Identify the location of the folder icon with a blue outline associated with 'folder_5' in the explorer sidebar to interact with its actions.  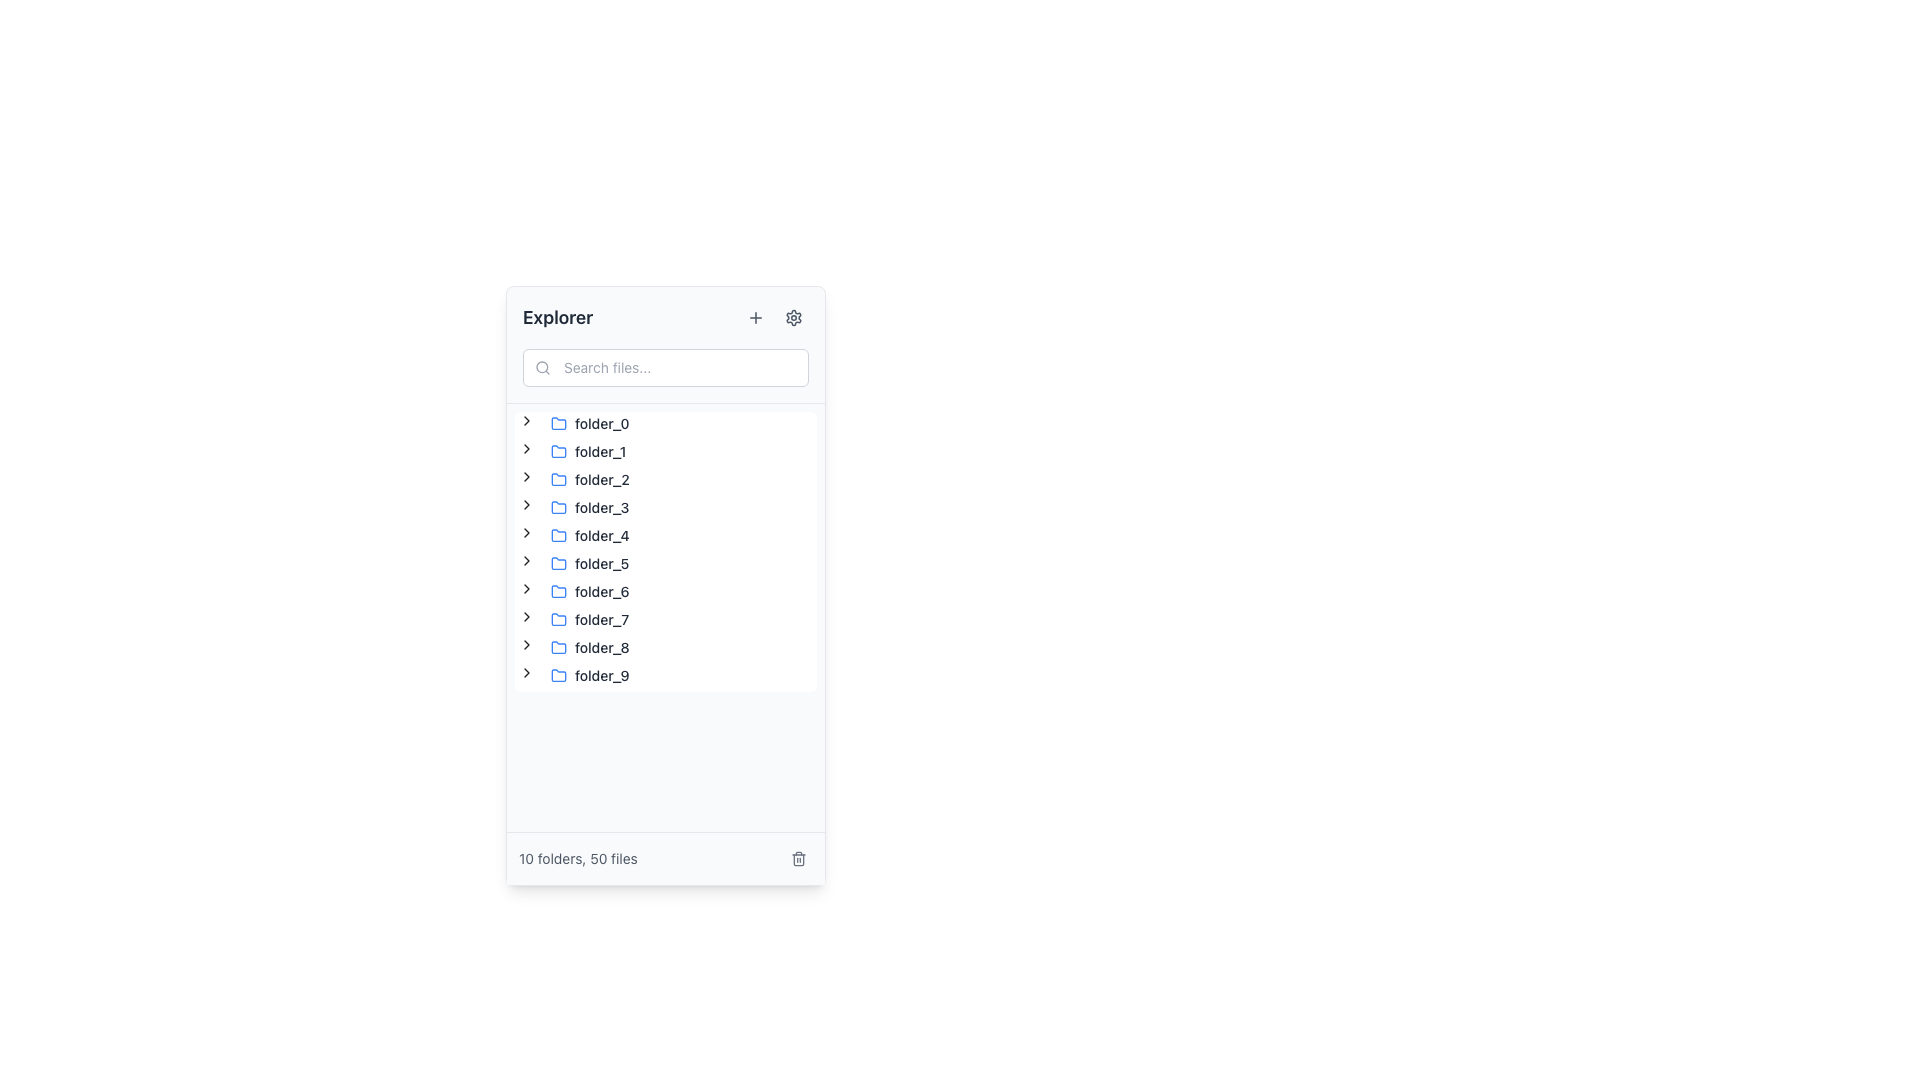
(558, 563).